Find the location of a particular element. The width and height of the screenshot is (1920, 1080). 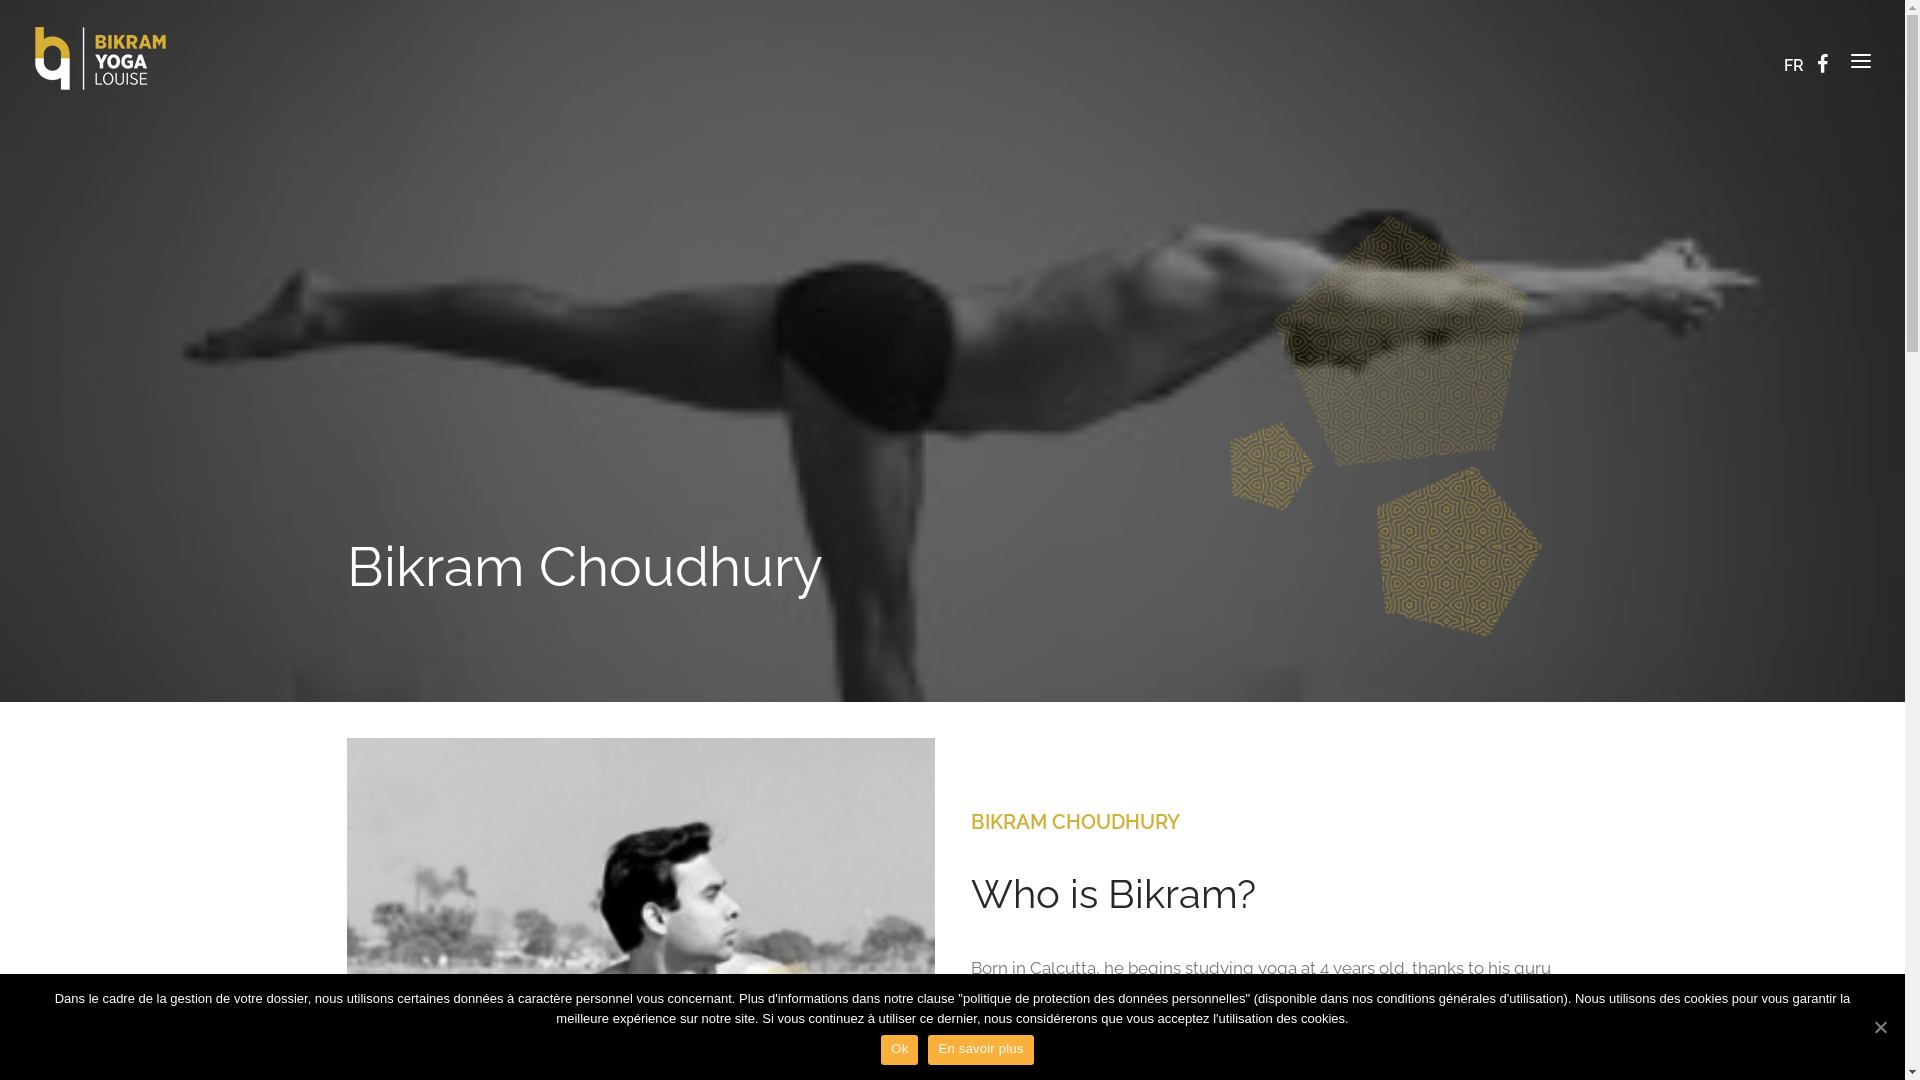

'<strong>fb</strong>' is located at coordinates (1827, 56).